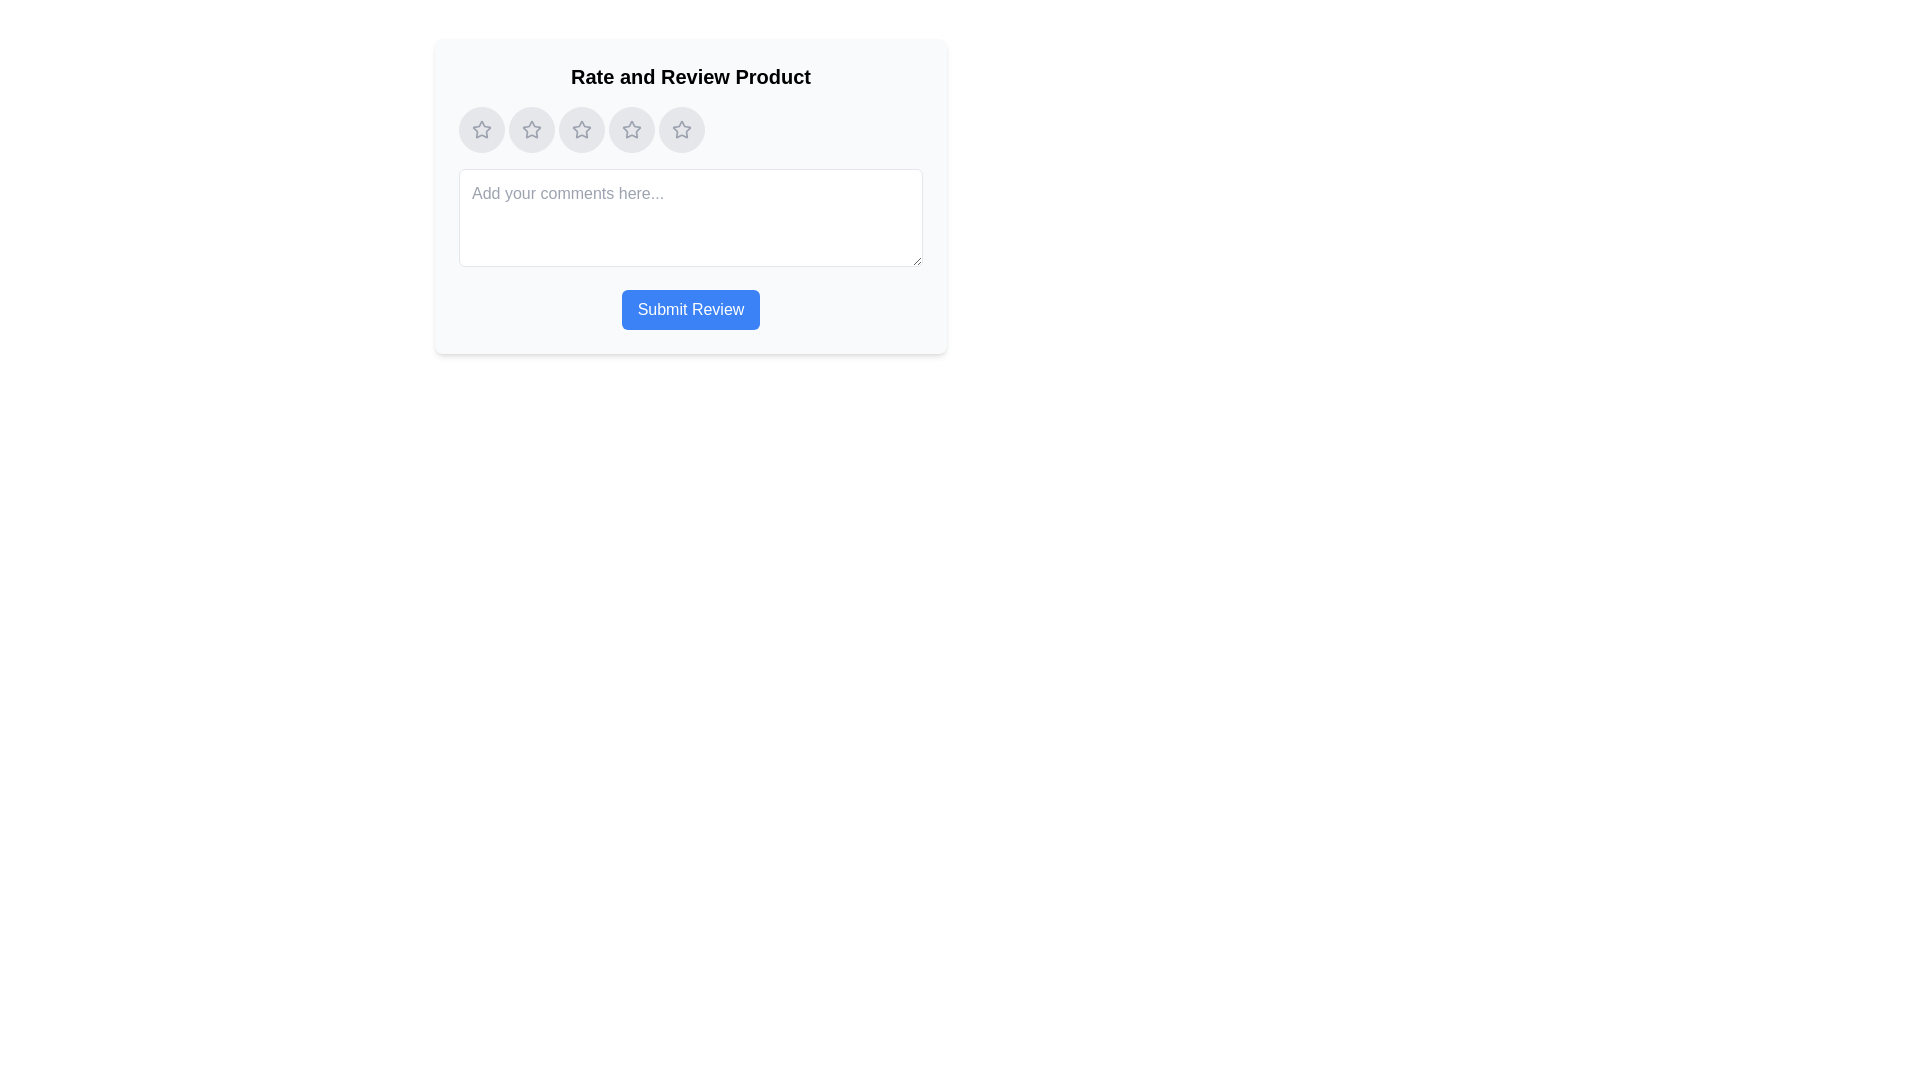  What do you see at coordinates (580, 129) in the screenshot?
I see `the second star icon in a row of five star icons` at bounding box center [580, 129].